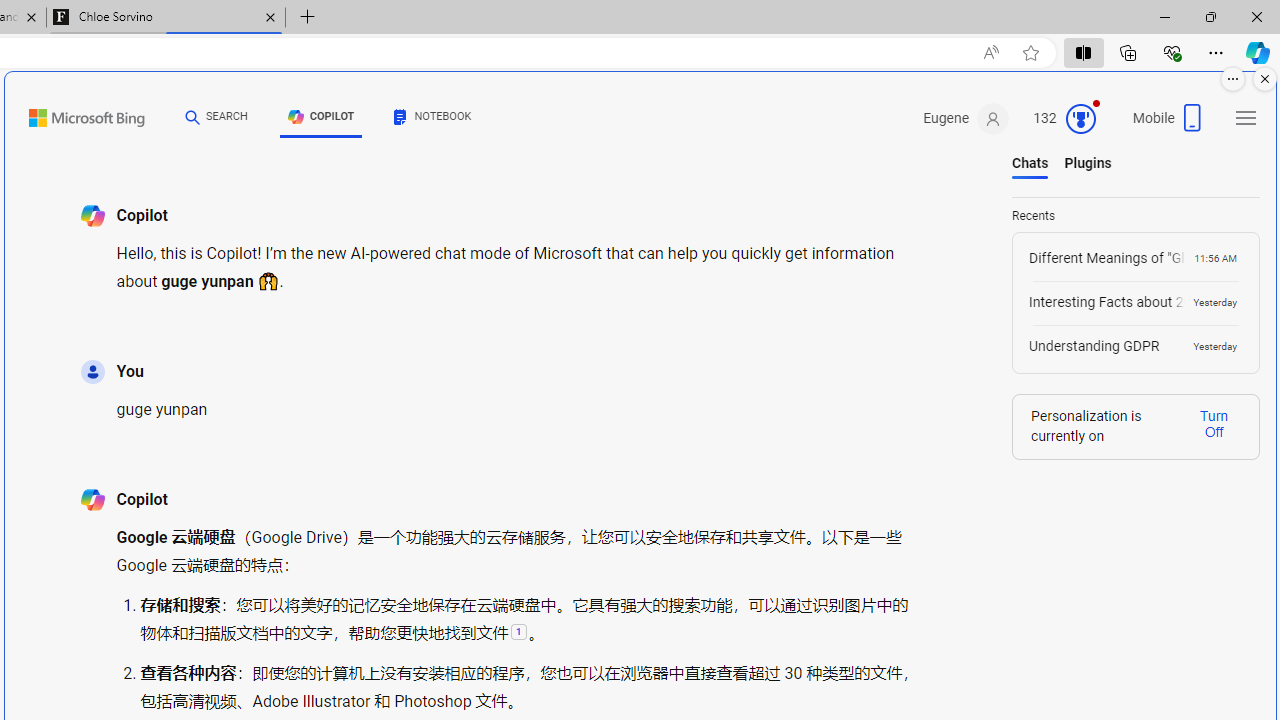  Describe the element at coordinates (432, 117) in the screenshot. I see `'NOTEBOOK'` at that location.